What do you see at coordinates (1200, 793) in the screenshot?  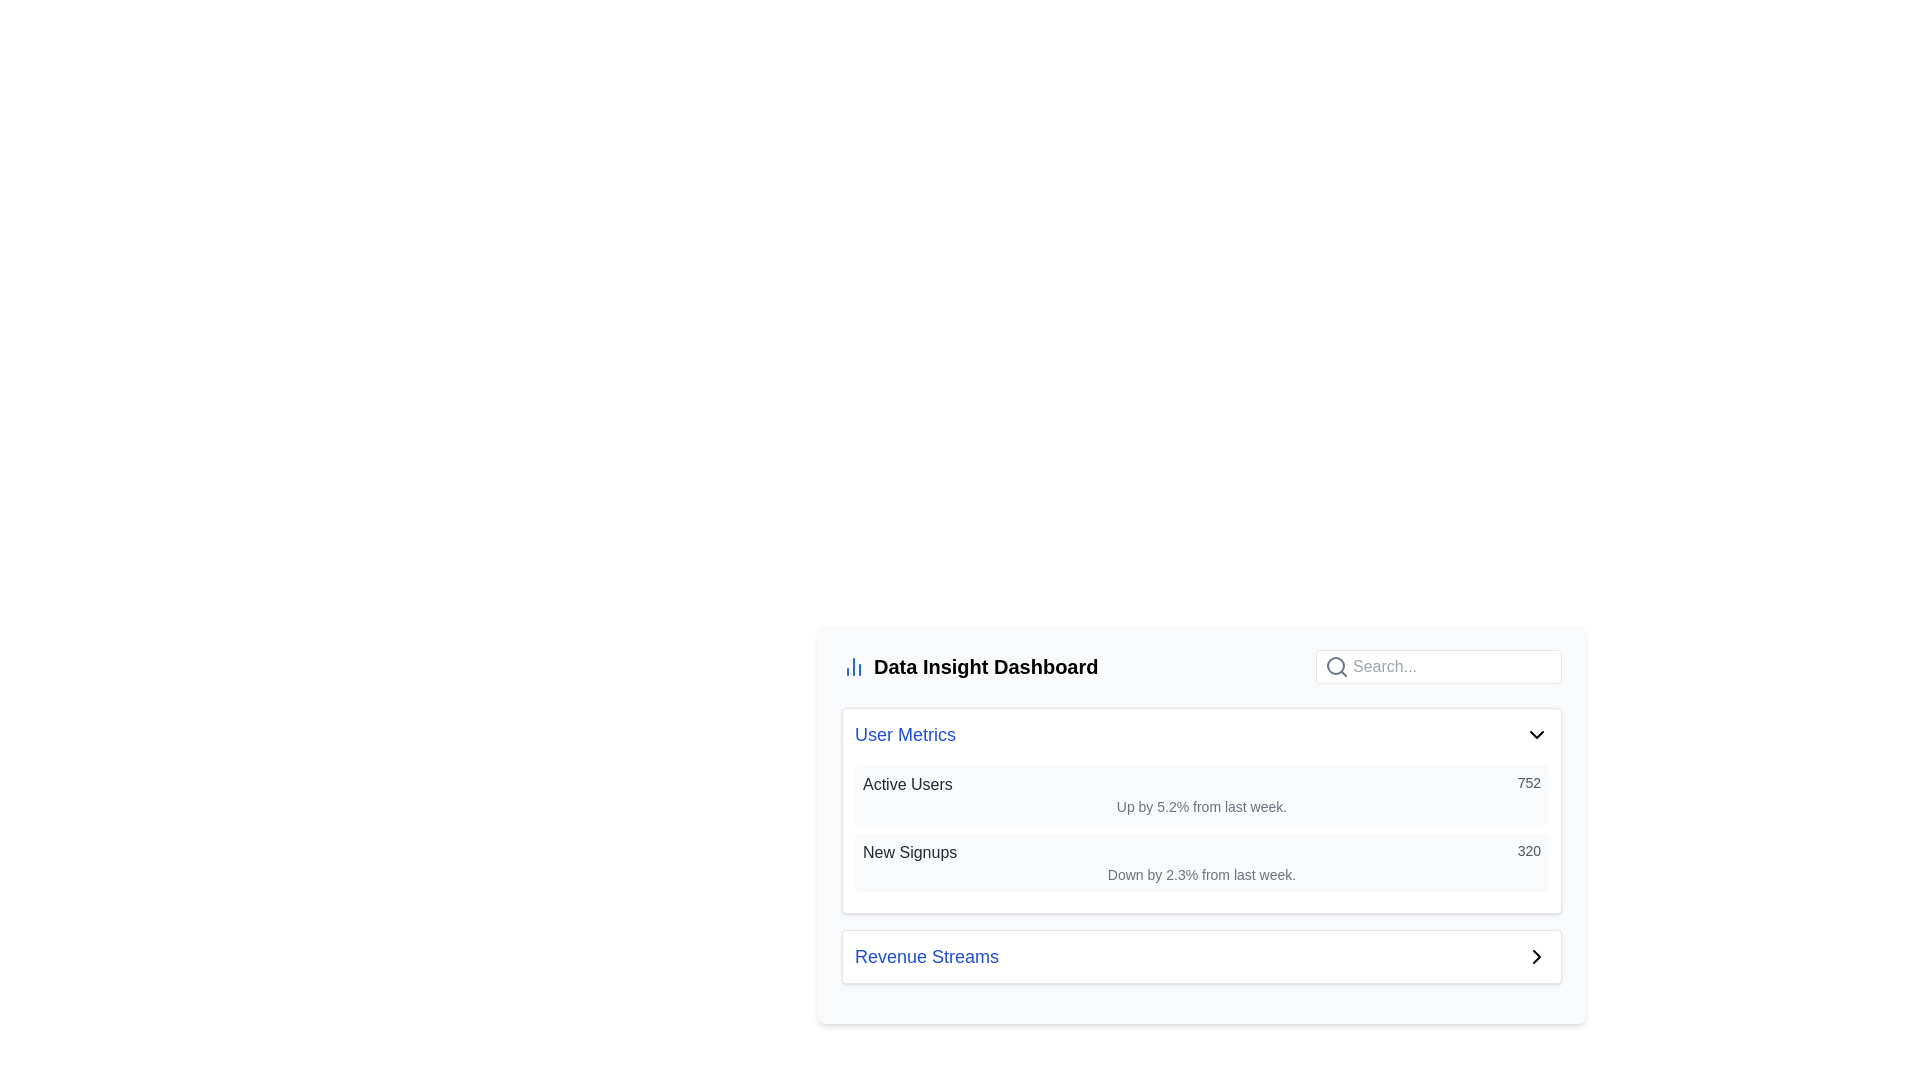 I see `the 'Active Users' Dashboard Card, which is the top card under the 'User Metrics' heading in the Data Insight Dashboard, to compare it with neighboring metrics` at bounding box center [1200, 793].